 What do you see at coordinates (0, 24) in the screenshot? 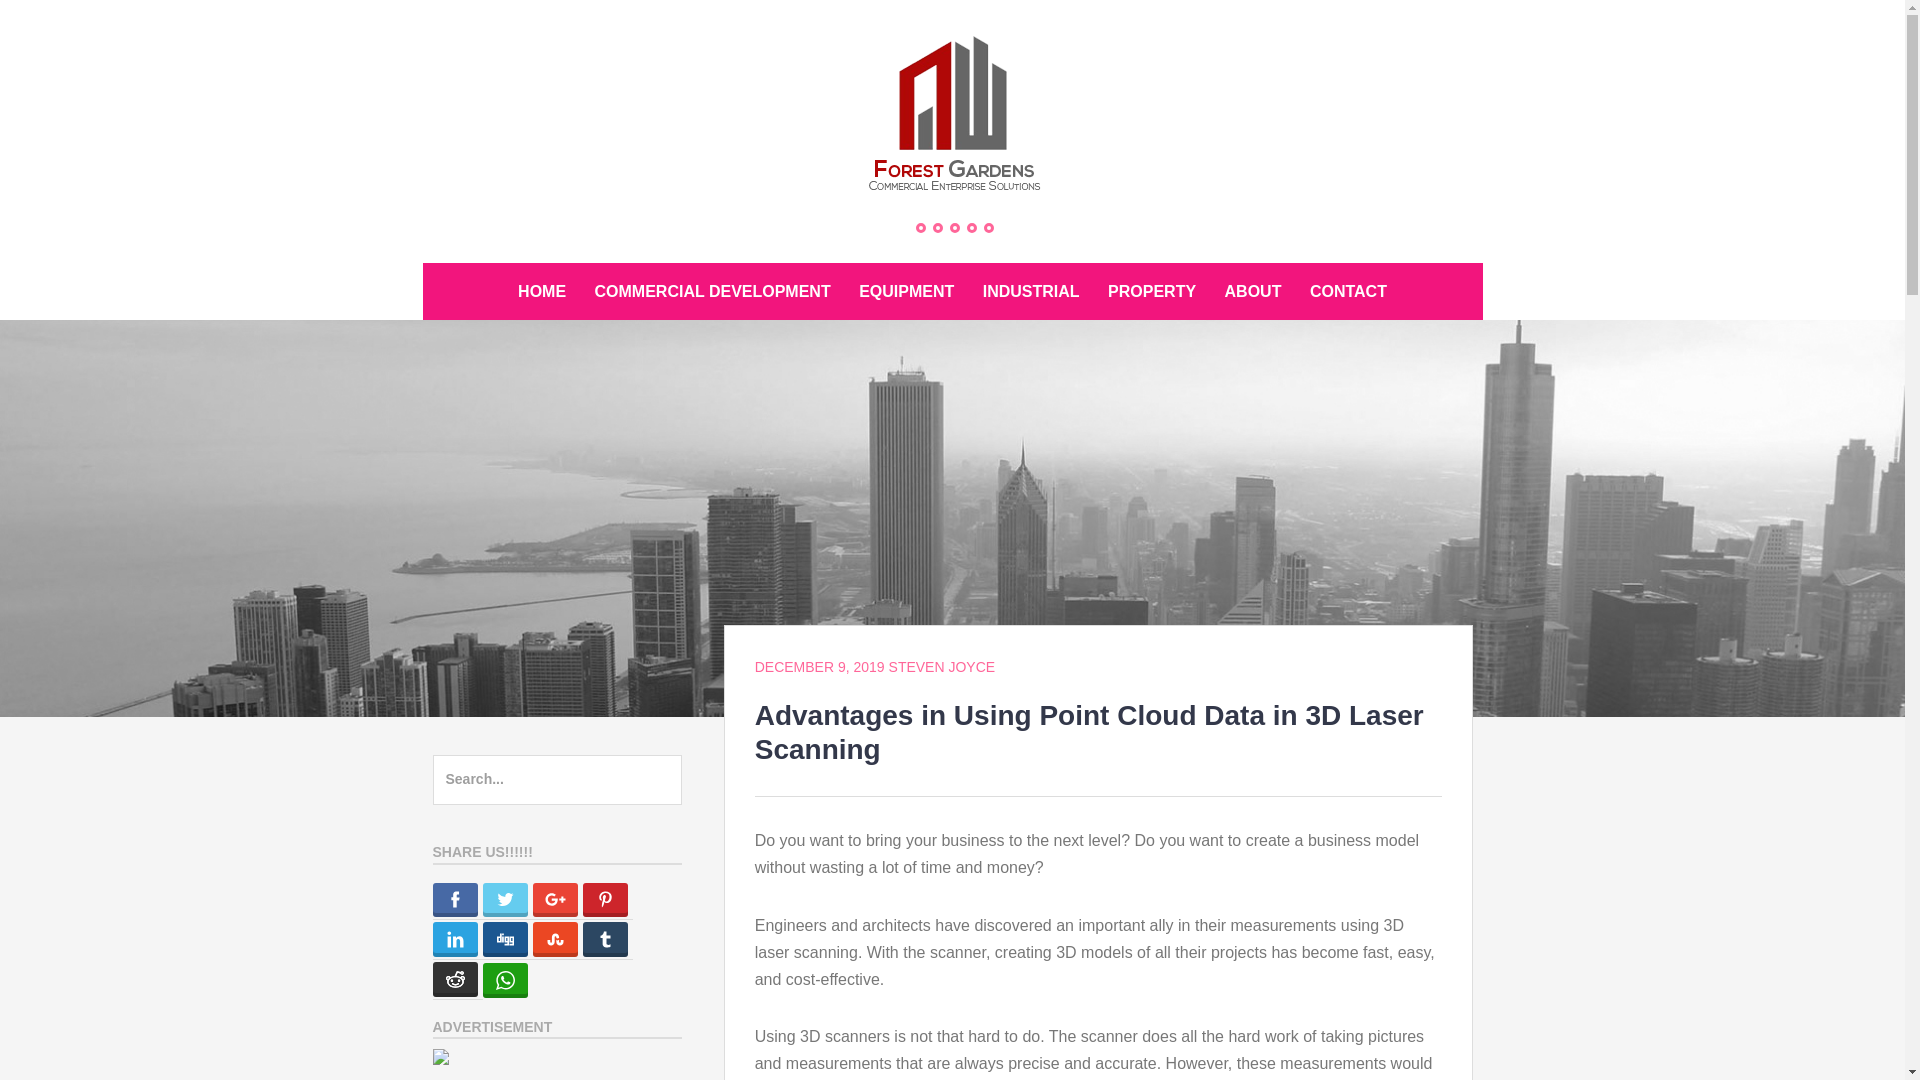
I see `'Search'` at bounding box center [0, 24].